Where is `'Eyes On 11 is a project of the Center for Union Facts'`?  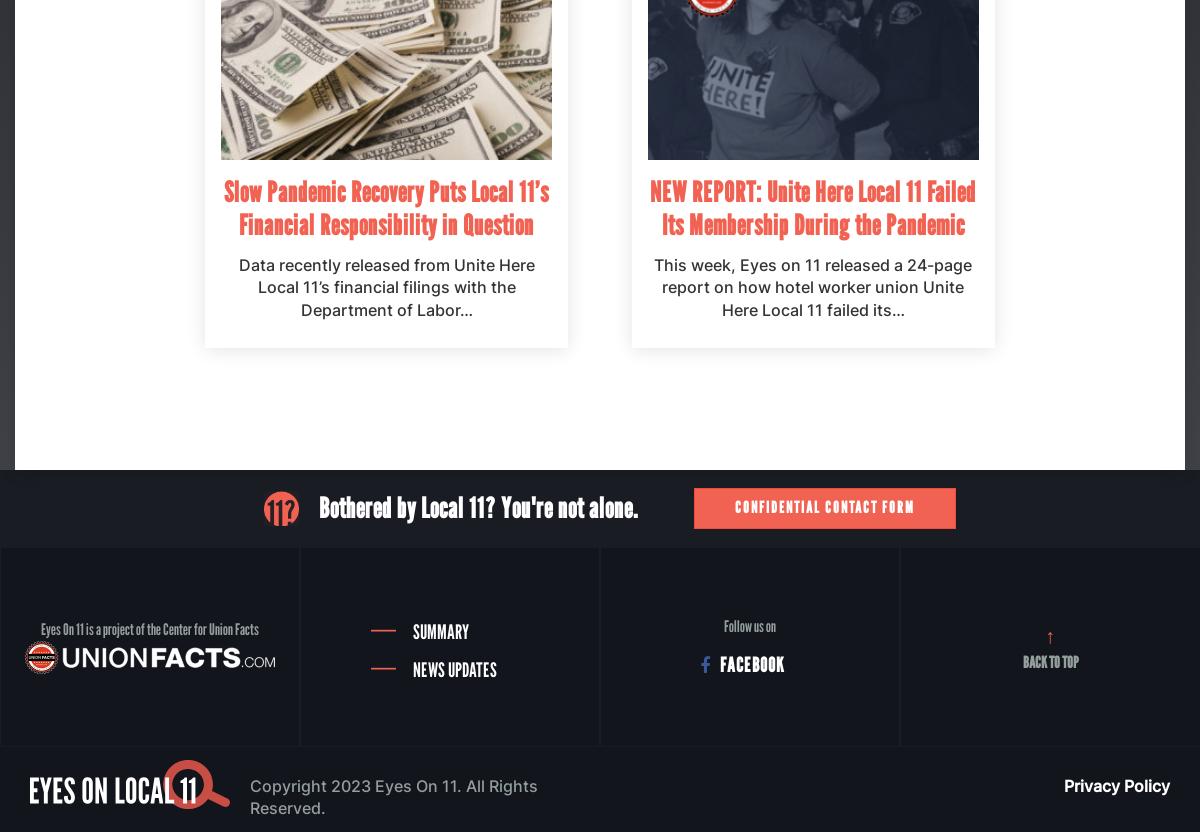
'Eyes On 11 is a project of the Center for Union Facts' is located at coordinates (150, 629).